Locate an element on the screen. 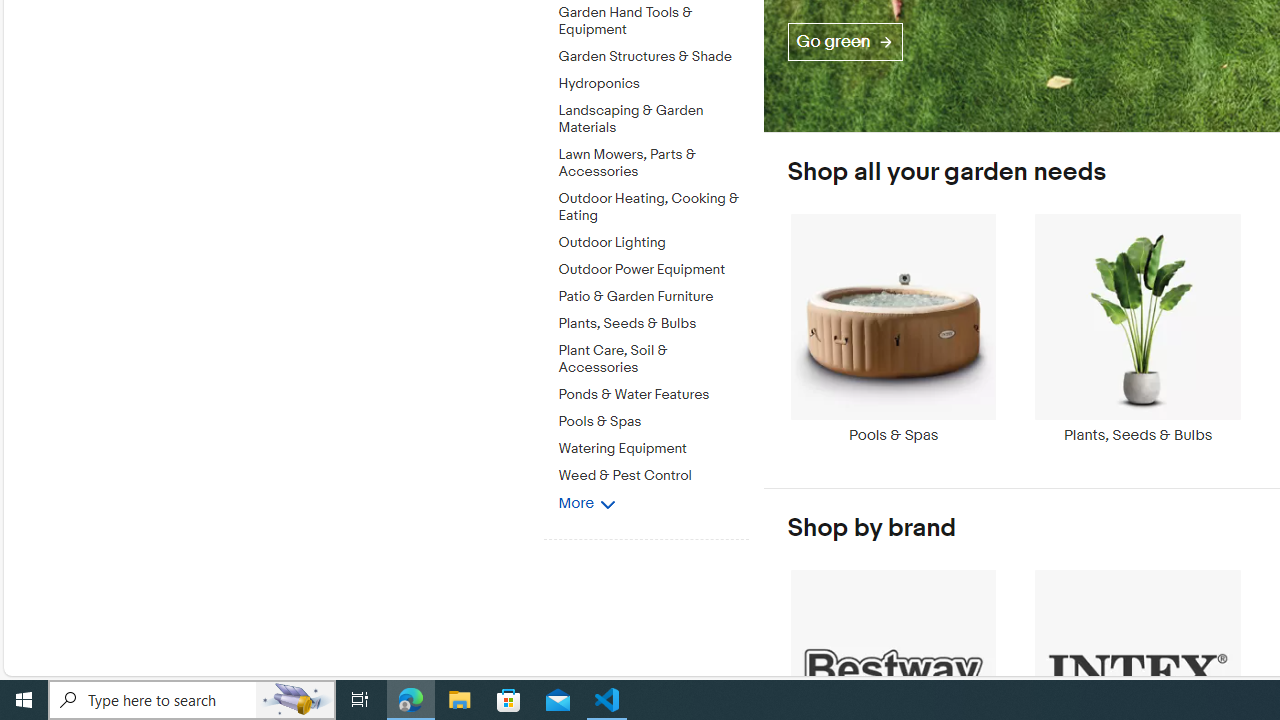 Image resolution: width=1280 pixels, height=720 pixels. 'Hydroponics' is located at coordinates (653, 83).